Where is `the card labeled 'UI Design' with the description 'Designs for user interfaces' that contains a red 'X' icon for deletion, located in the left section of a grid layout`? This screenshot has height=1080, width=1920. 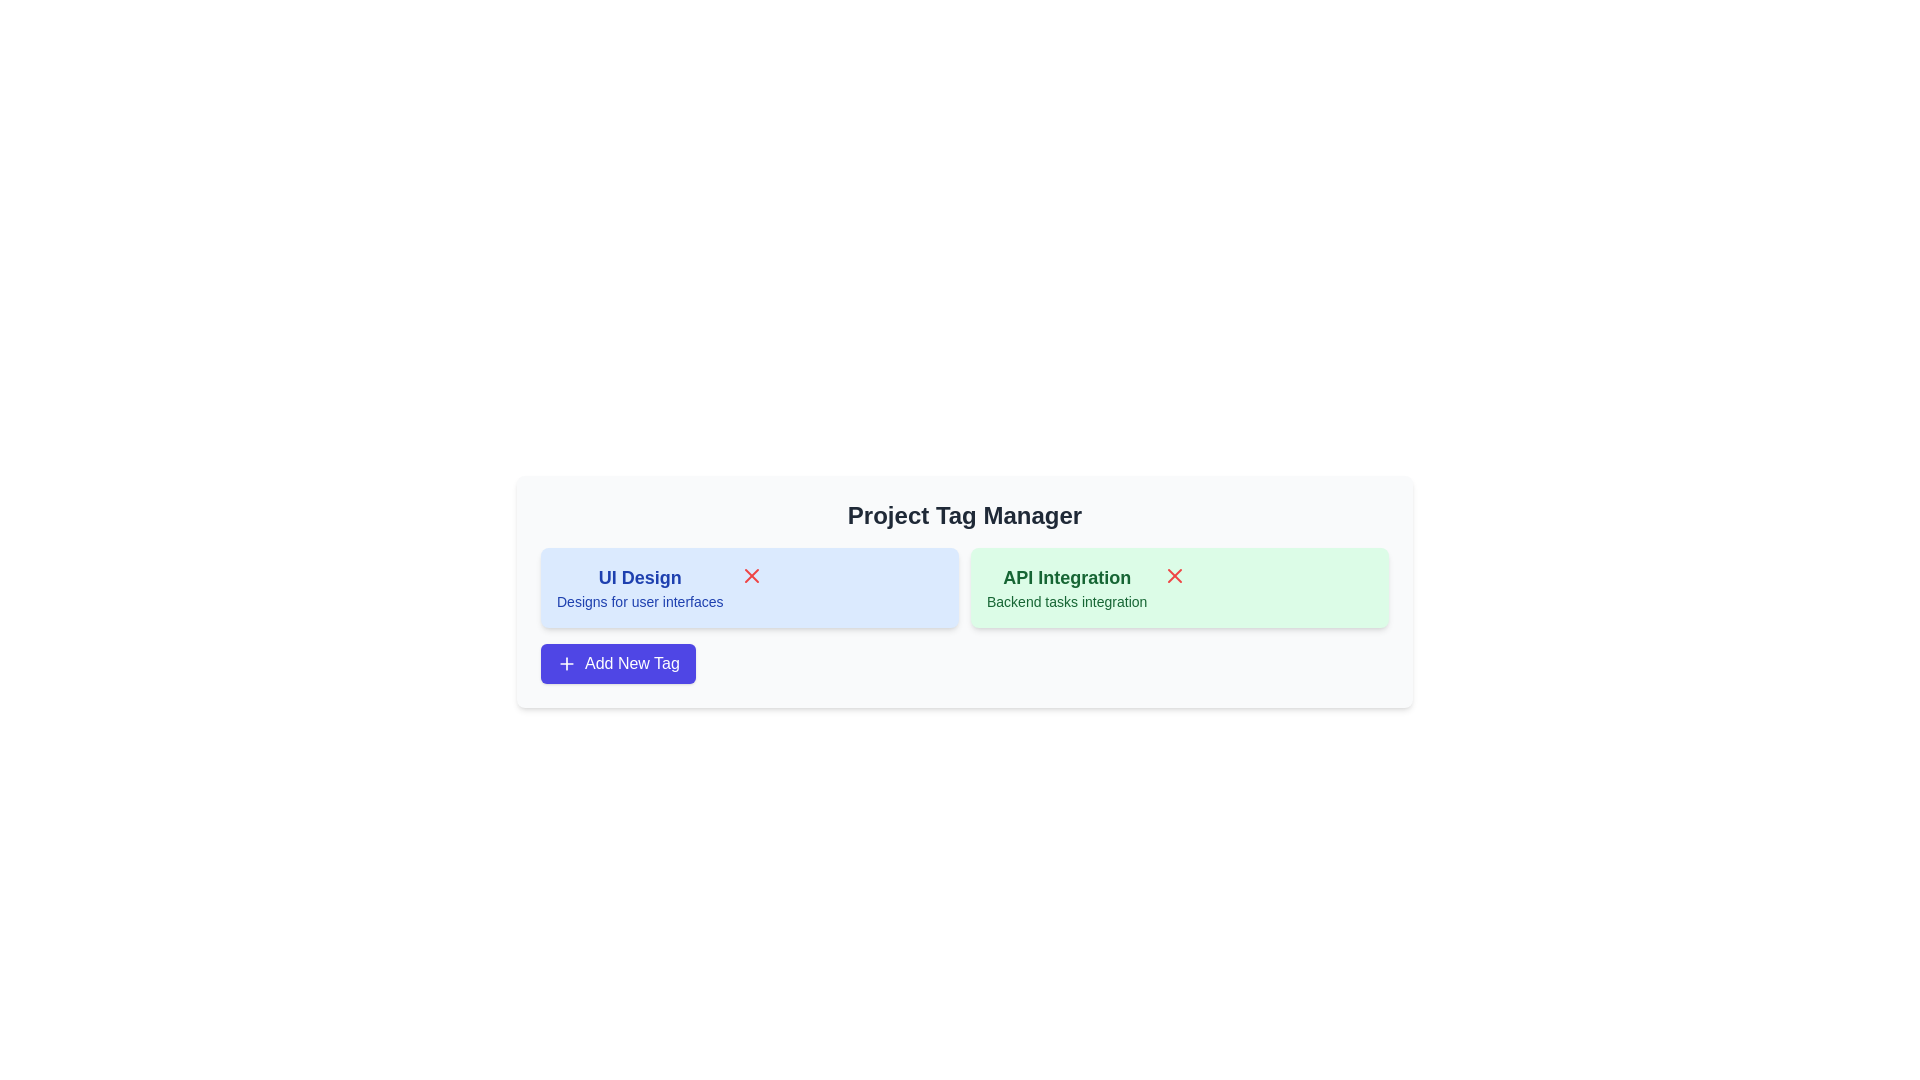
the card labeled 'UI Design' with the description 'Designs for user interfaces' that contains a red 'X' icon for deletion, located in the left section of a grid layout is located at coordinates (748, 586).